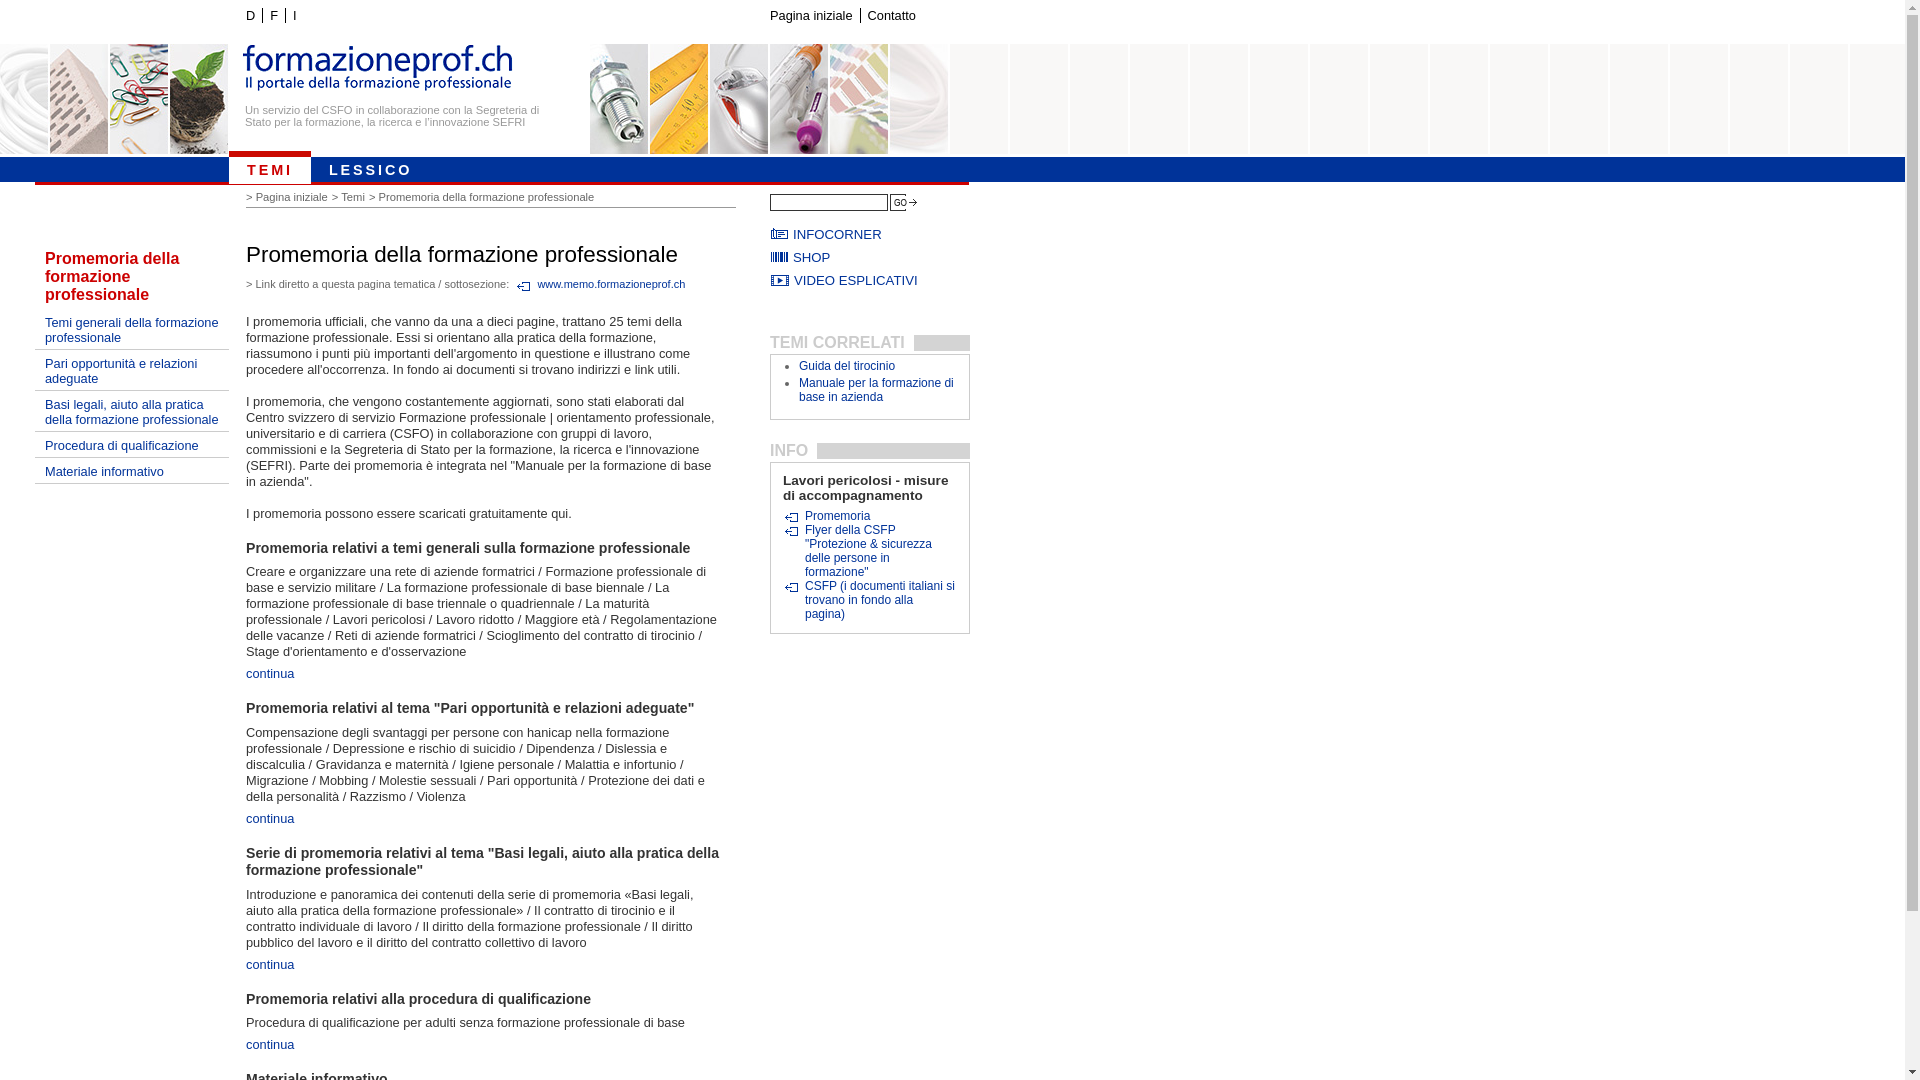 The image size is (1920, 1080). I want to click on 'Contatto', so click(859, 15).